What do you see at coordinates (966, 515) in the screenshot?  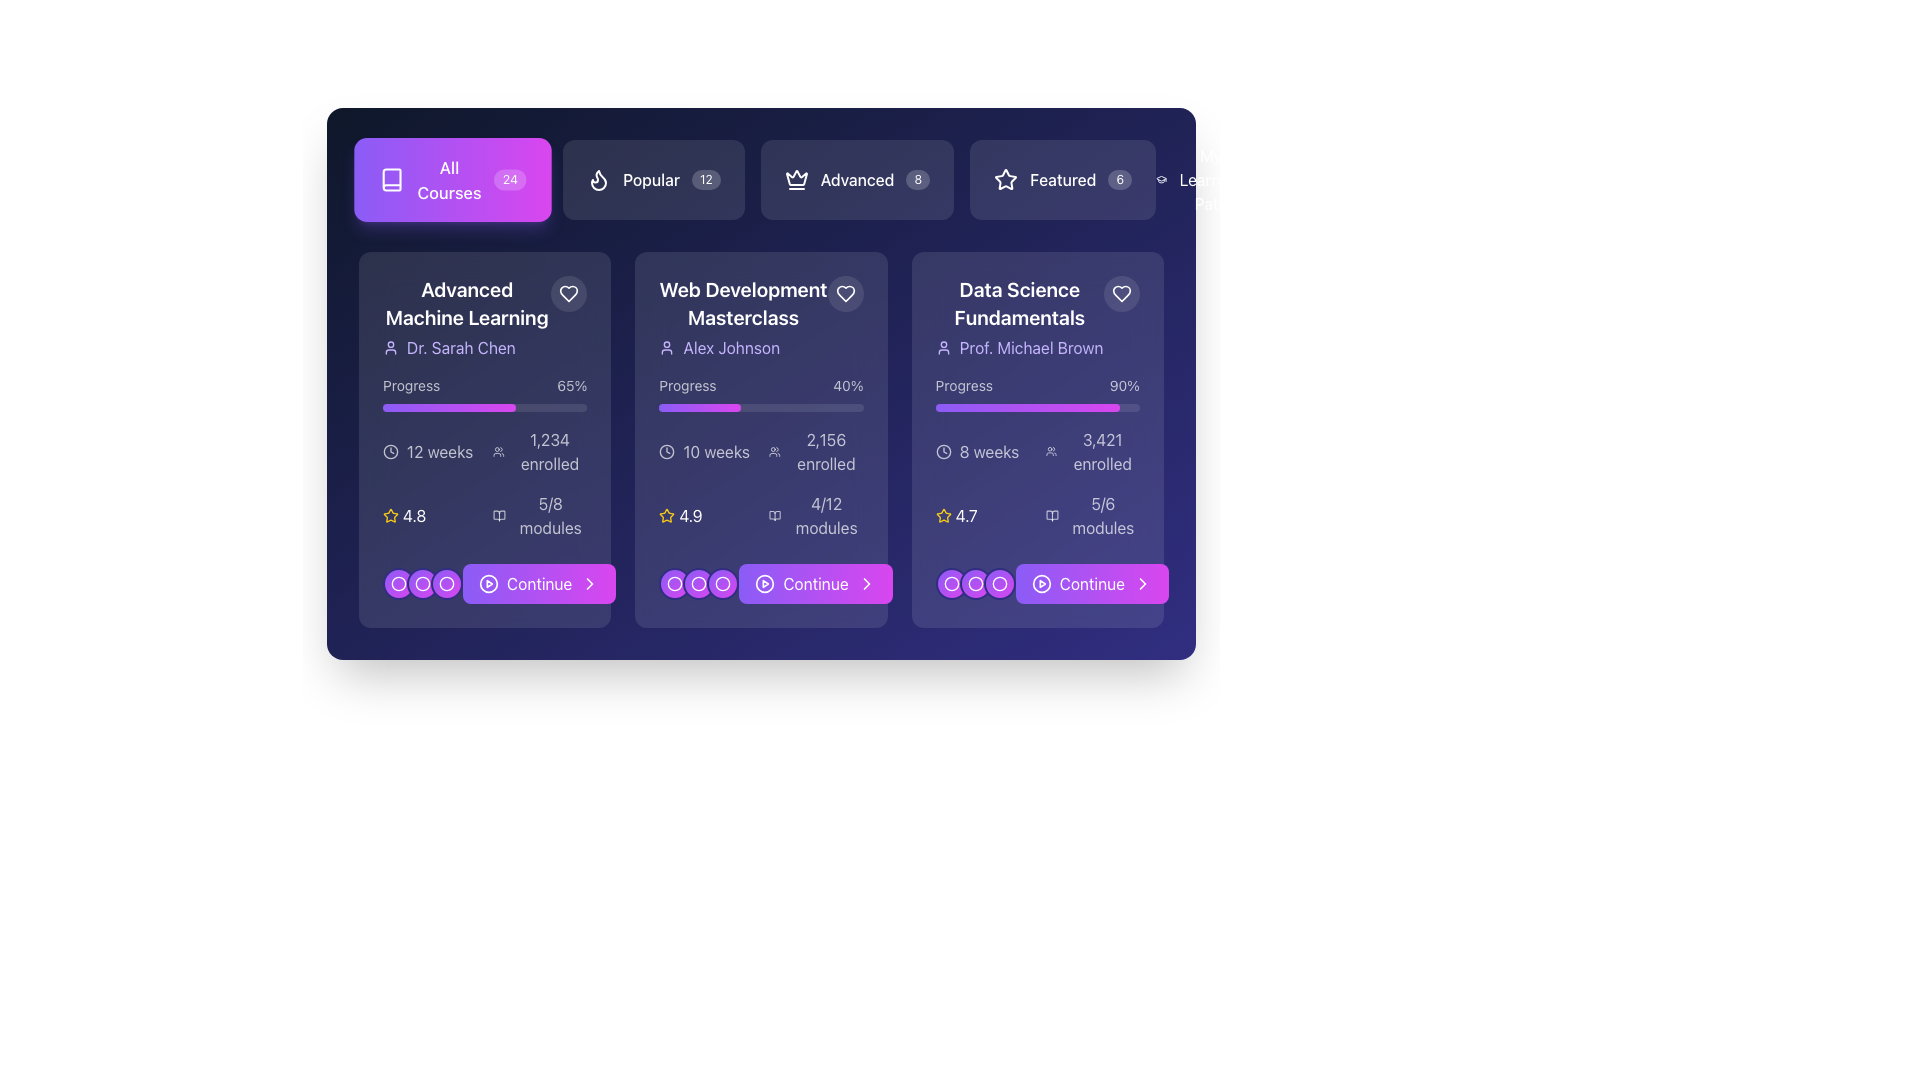 I see `the numerical label displaying the value '4.7' in white text, which is part of the rating system adjacent to a star icon, located within the 'Data Science Fundamentals' card` at bounding box center [966, 515].